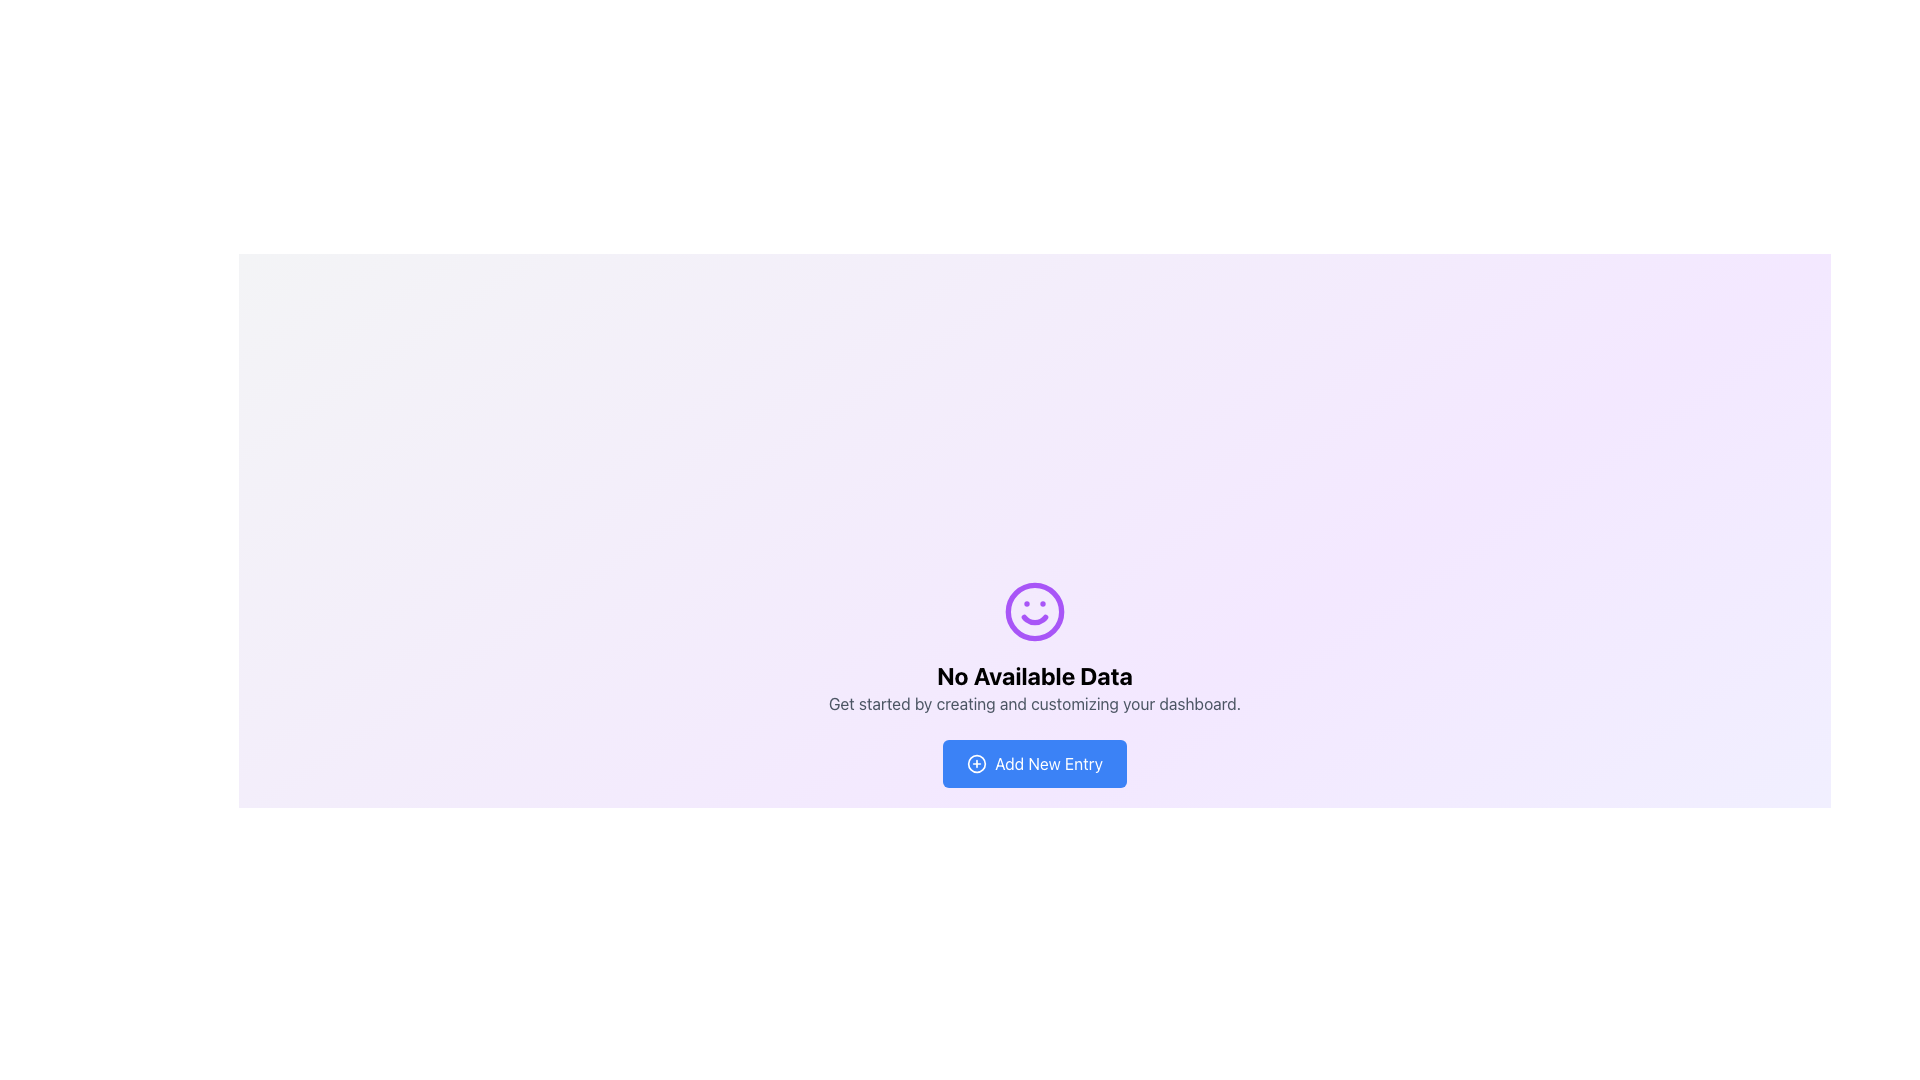  Describe the element at coordinates (1035, 611) in the screenshot. I see `the purple smiley face icon that is centrally positioned above the 'No Available Data' text` at that location.